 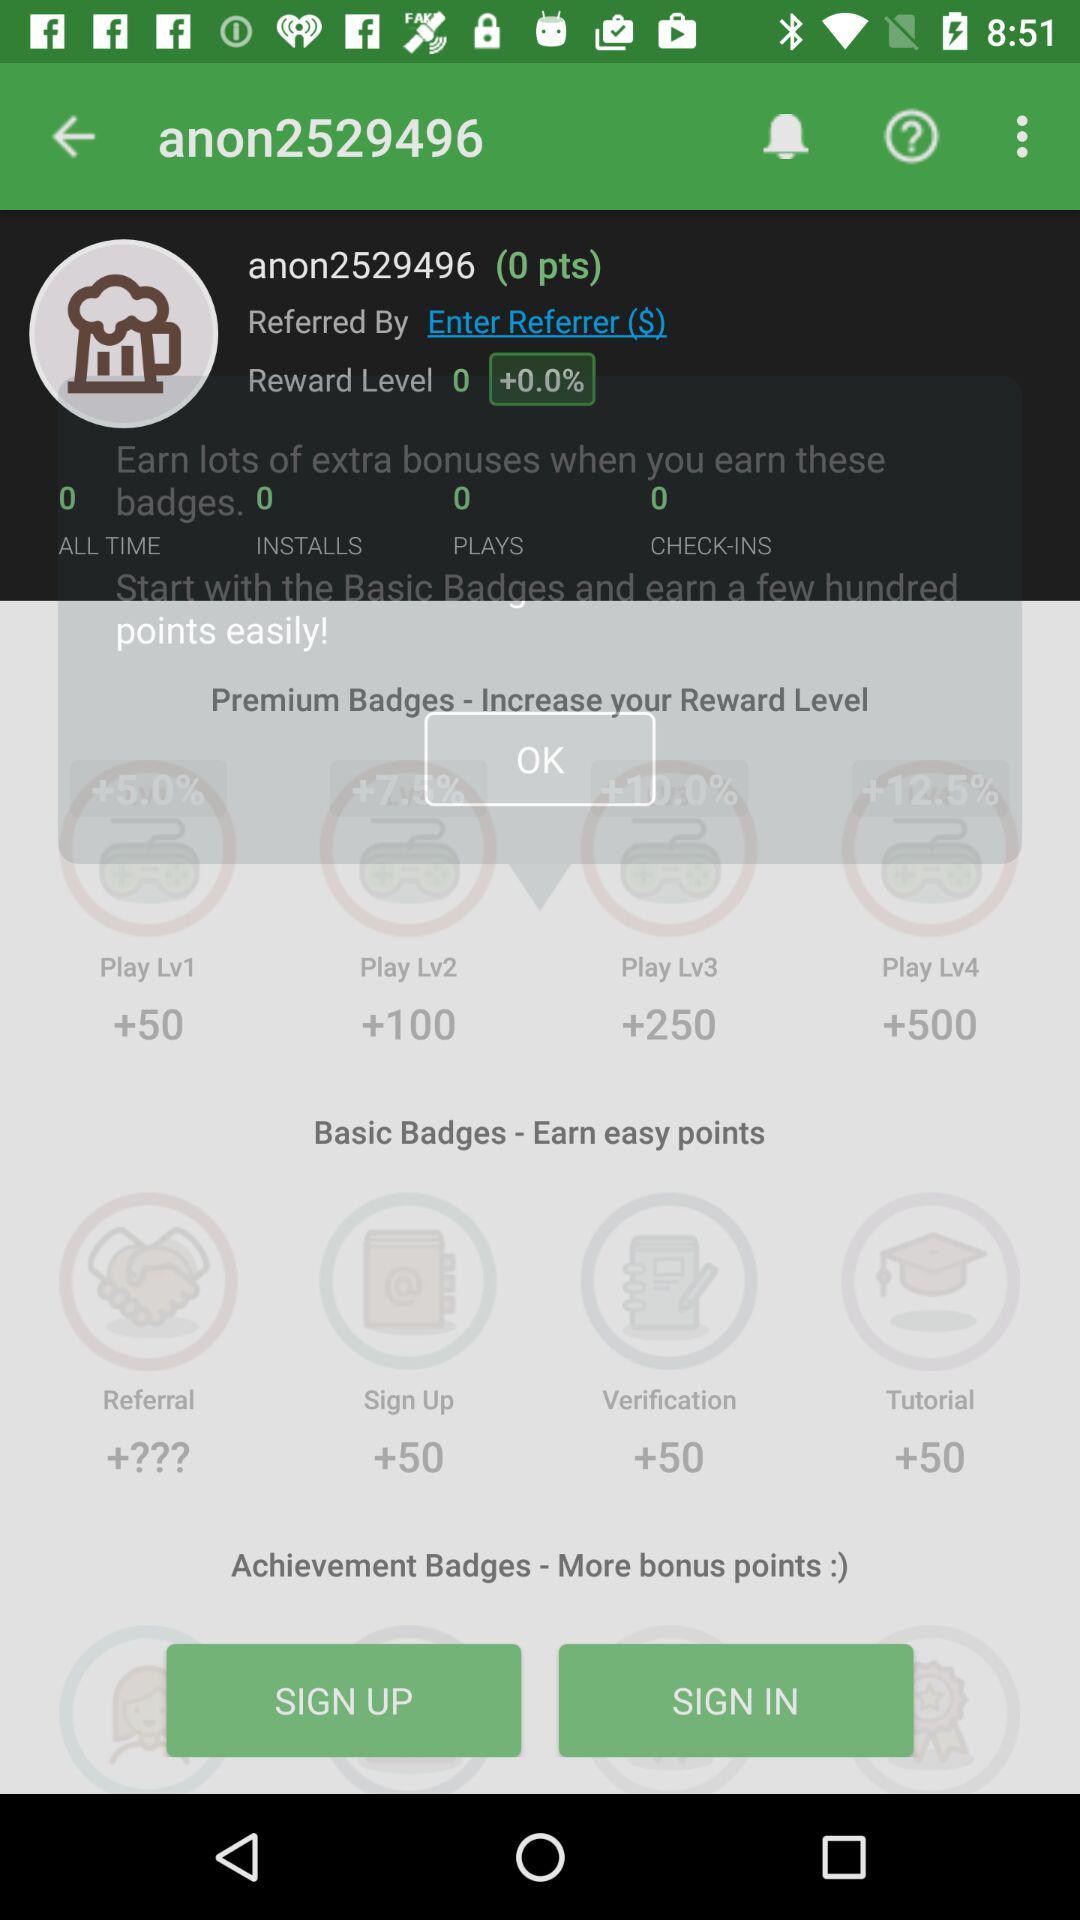 I want to click on information button, so click(x=123, y=333).